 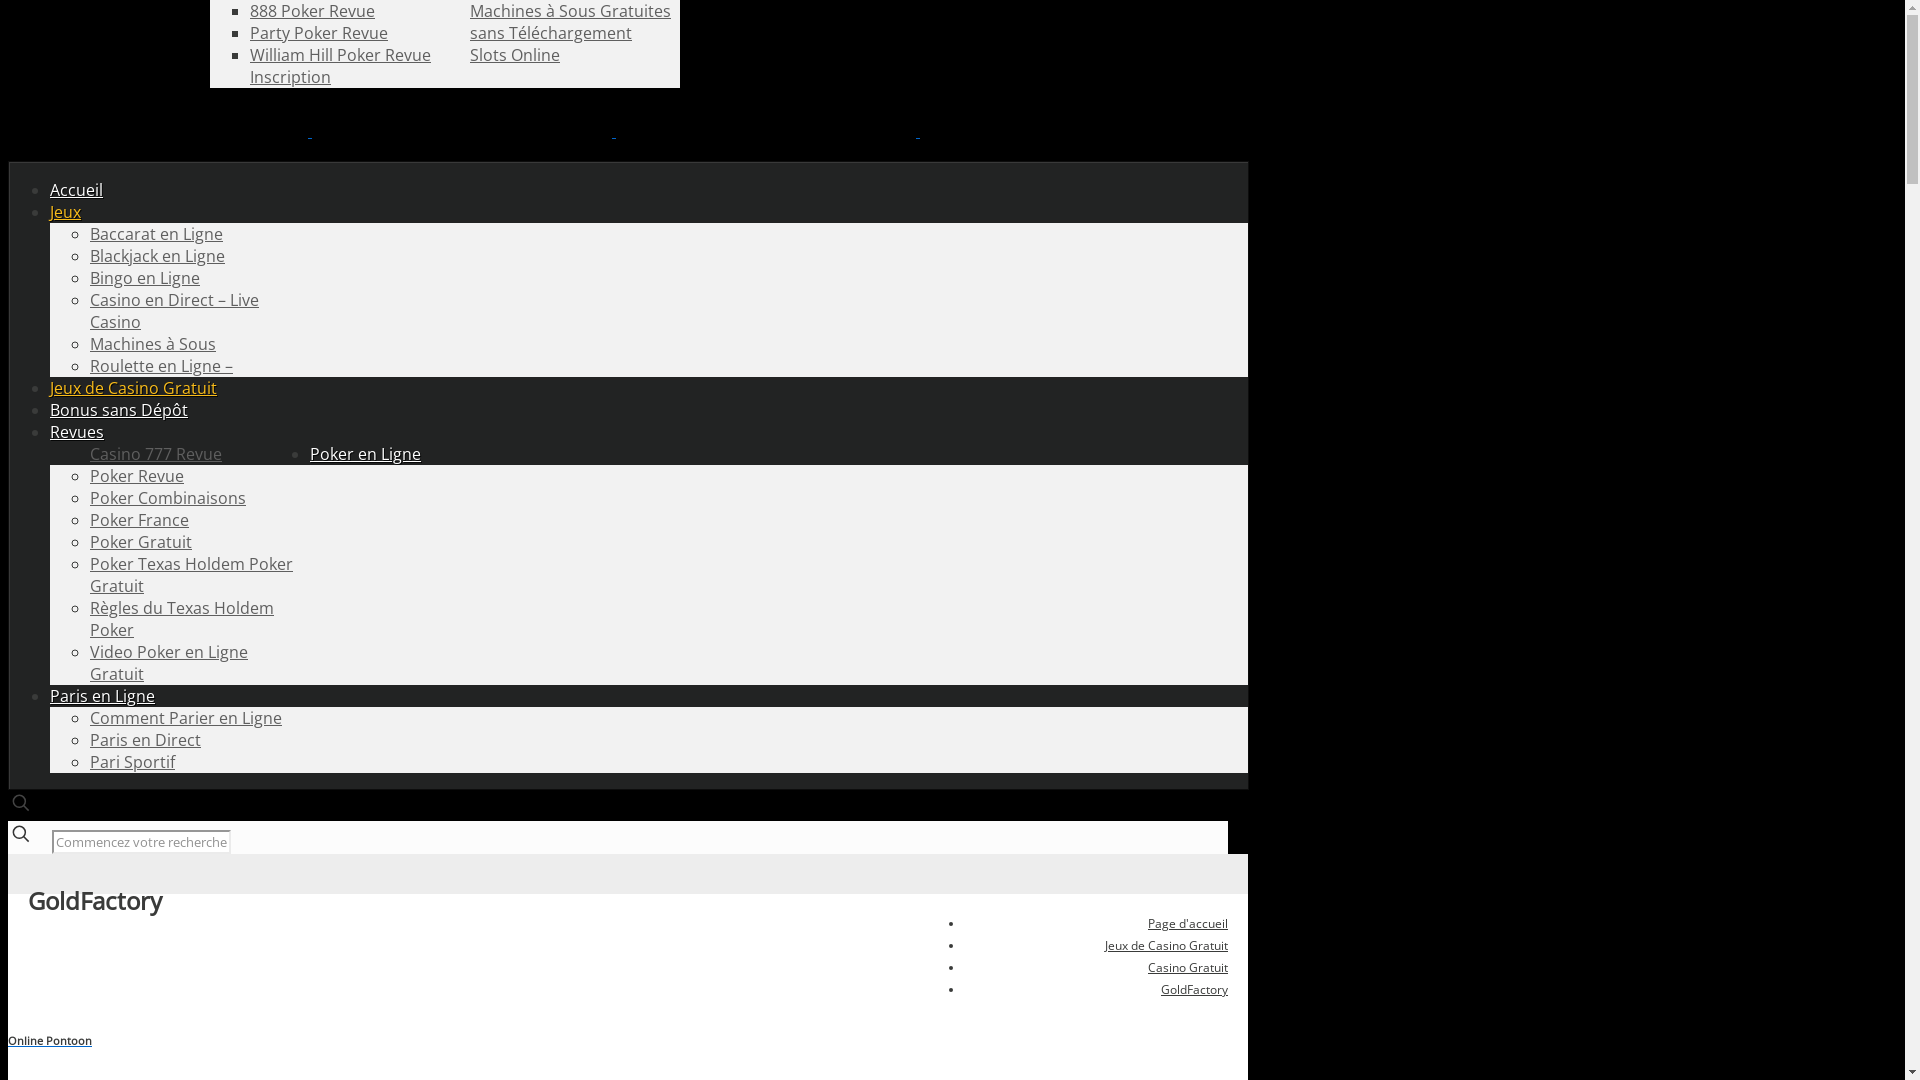 I want to click on 'Poker France', so click(x=89, y=519).